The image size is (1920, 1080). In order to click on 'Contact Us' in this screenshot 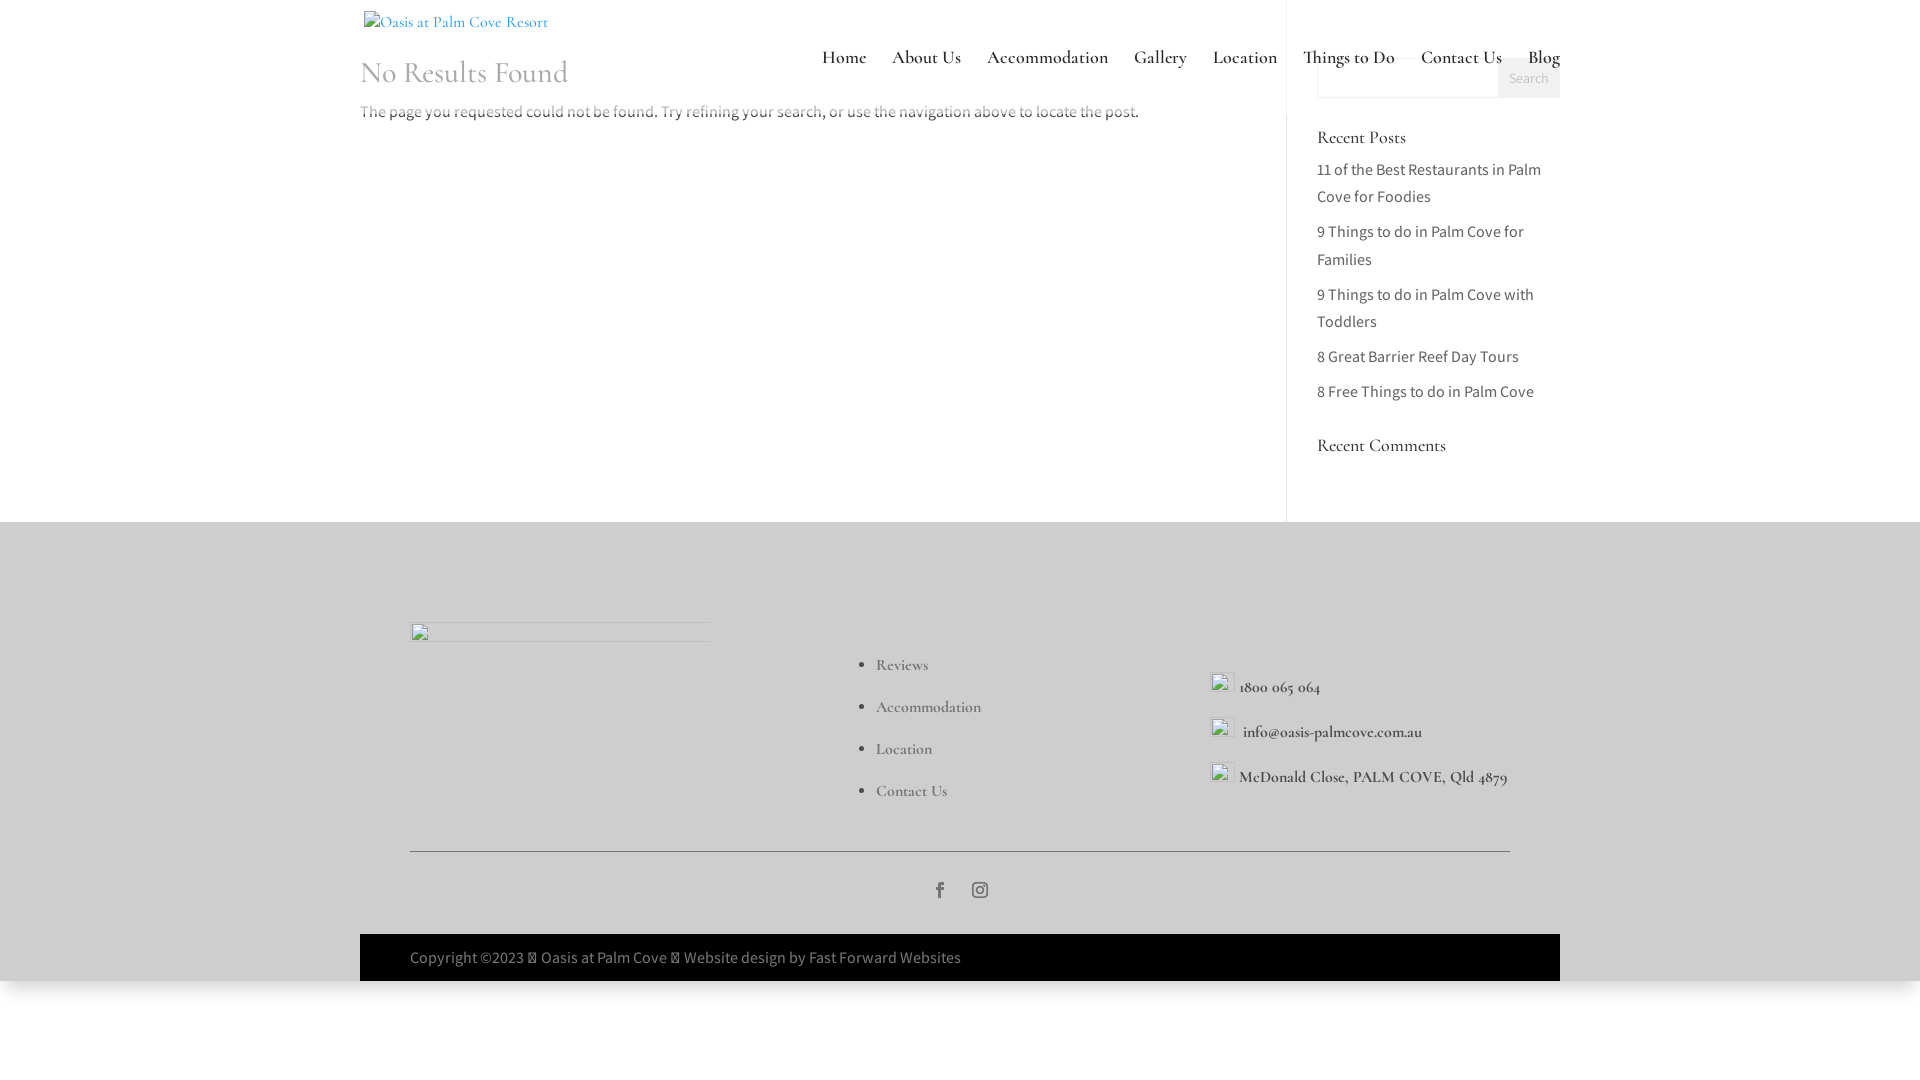, I will do `click(1461, 80)`.